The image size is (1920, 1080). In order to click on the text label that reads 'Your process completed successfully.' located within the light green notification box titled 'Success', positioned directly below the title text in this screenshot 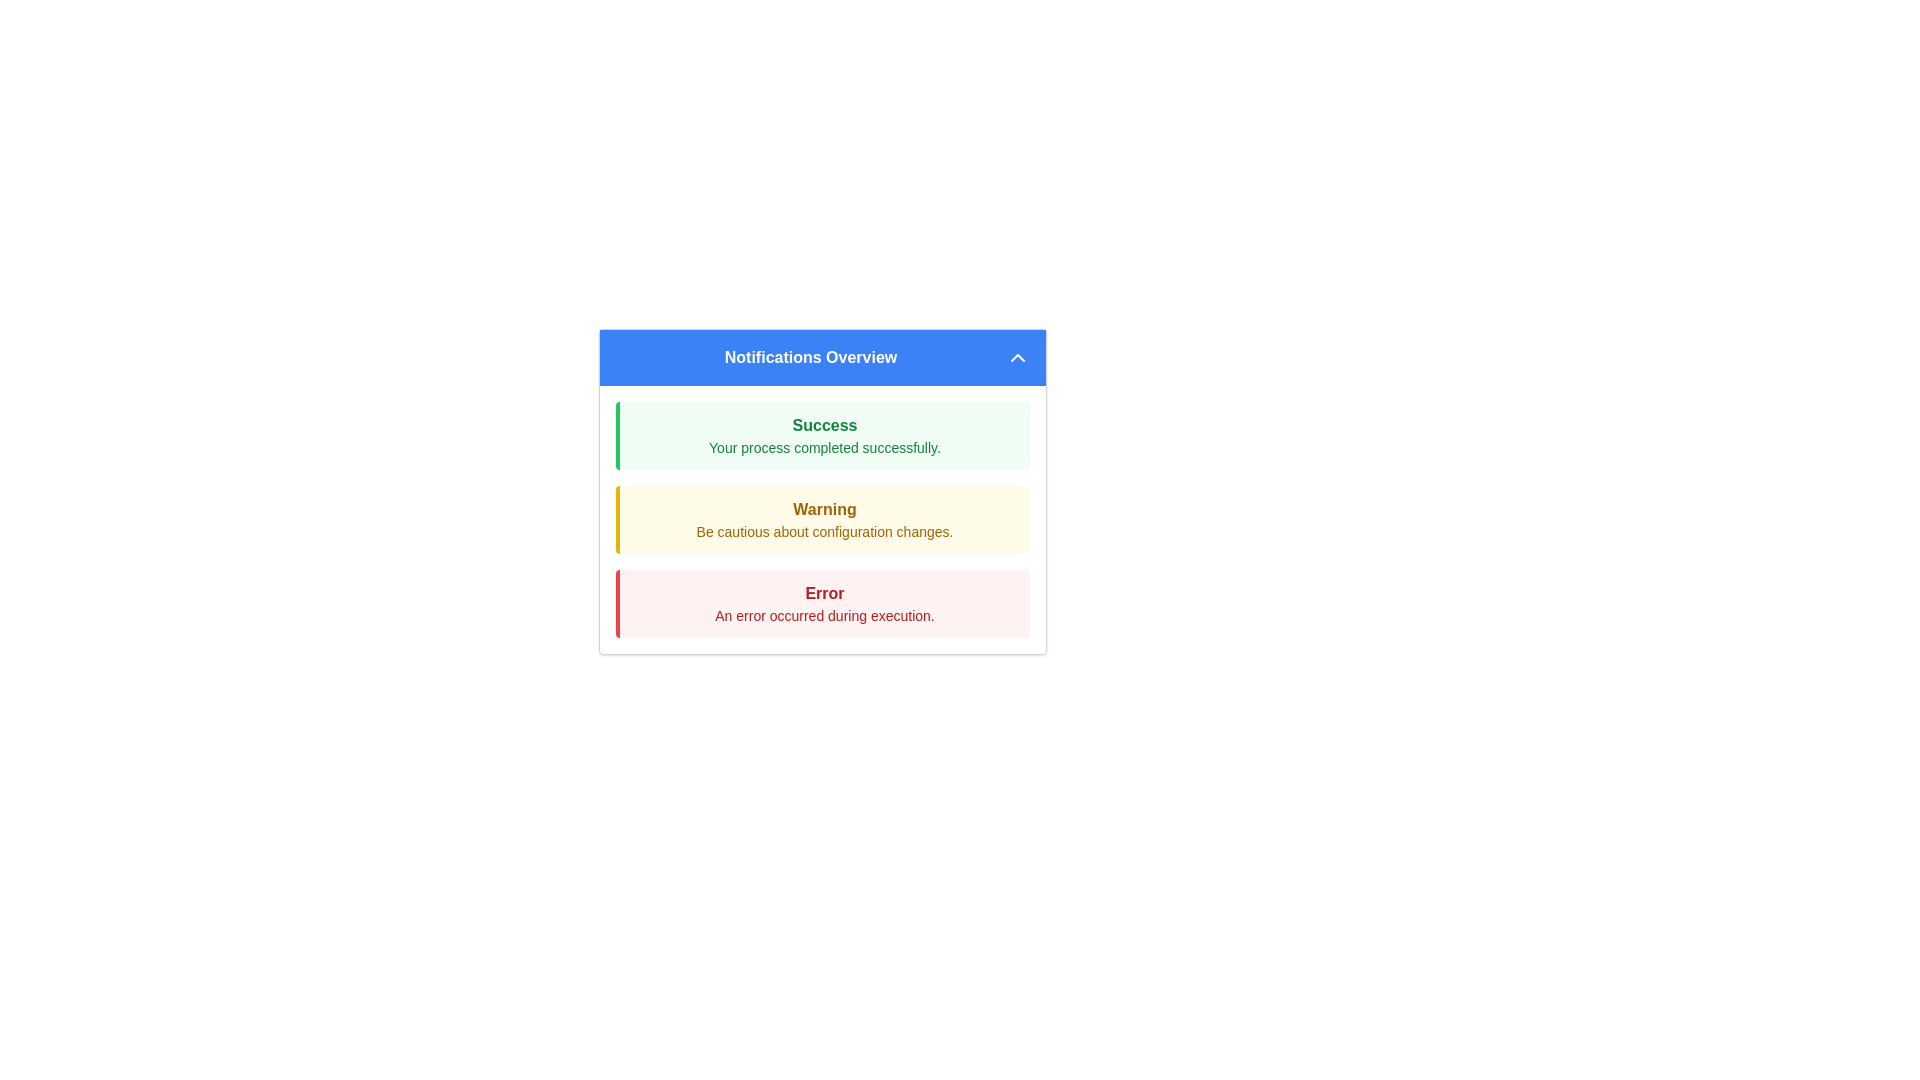, I will do `click(825, 446)`.